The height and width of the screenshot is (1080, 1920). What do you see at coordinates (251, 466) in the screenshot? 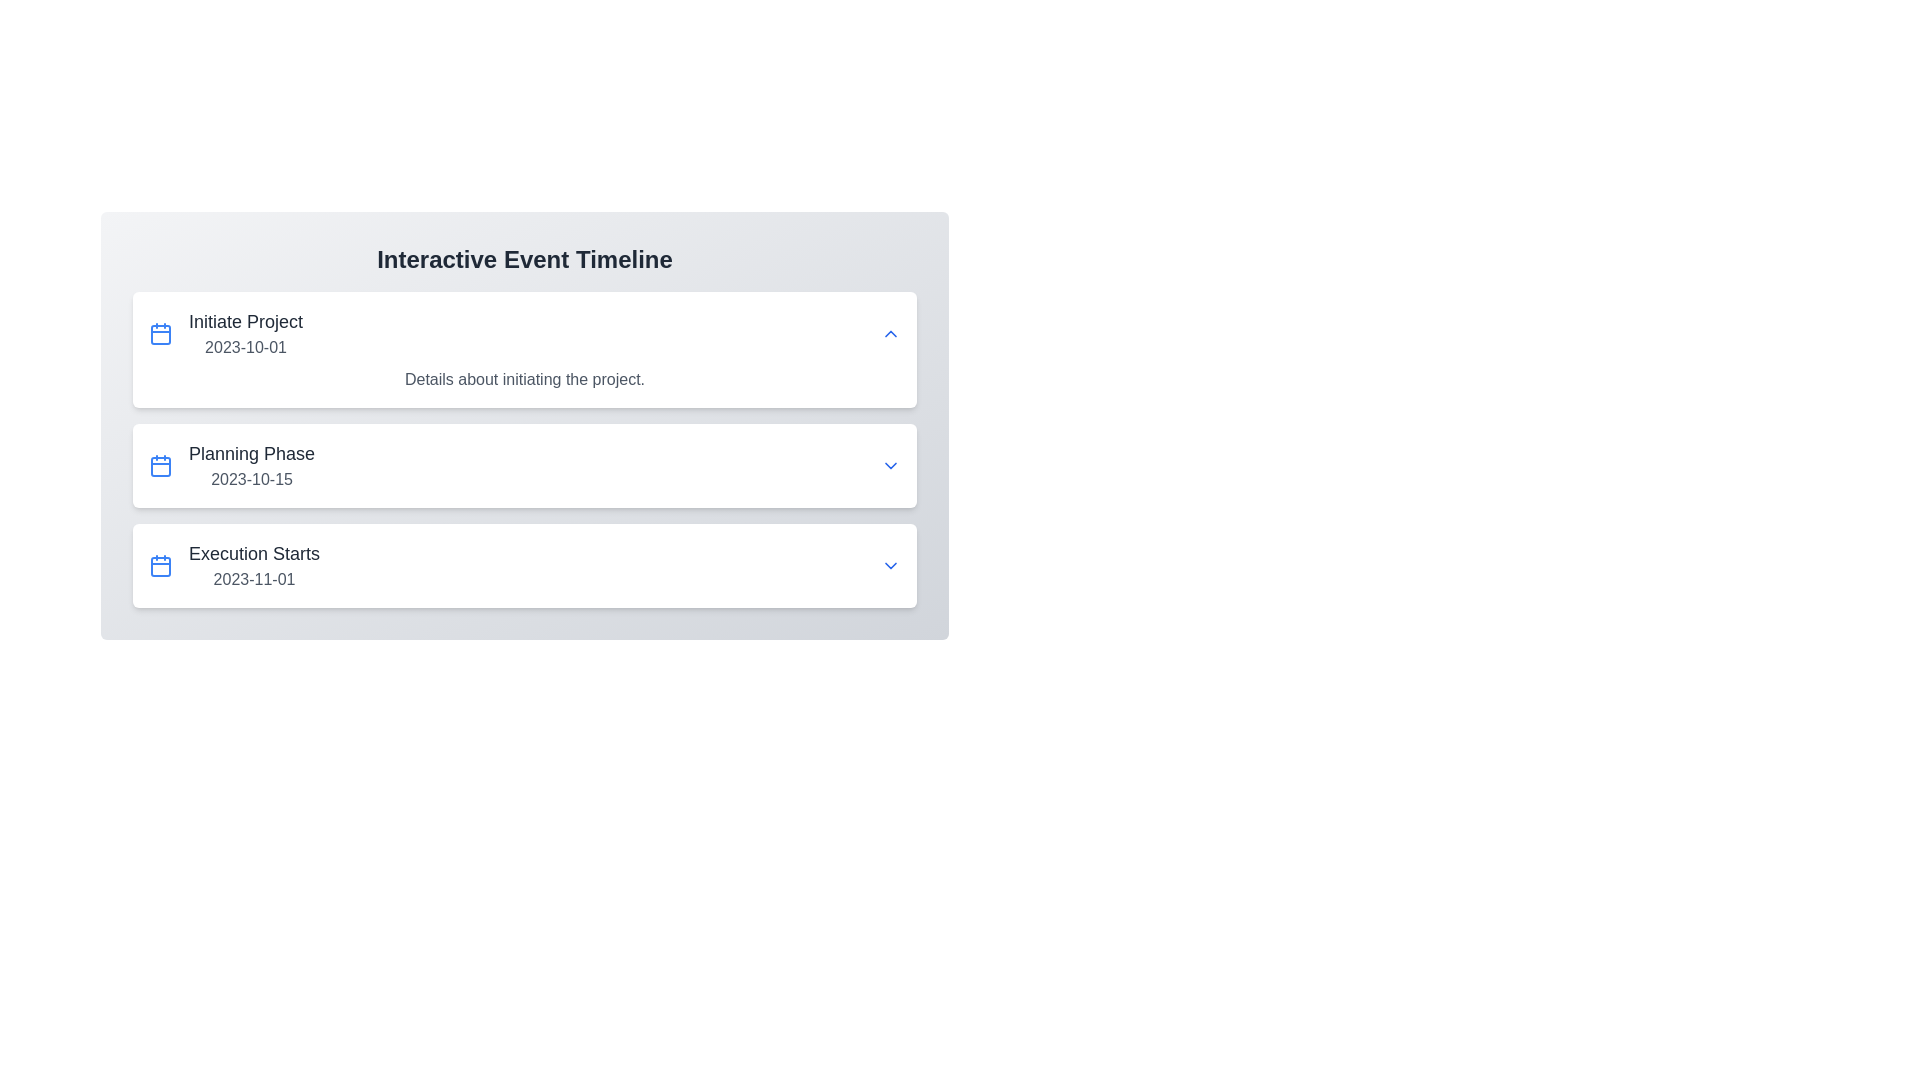
I see `the list item displaying 'Planning Phase' with the date '2023-10-15'` at bounding box center [251, 466].